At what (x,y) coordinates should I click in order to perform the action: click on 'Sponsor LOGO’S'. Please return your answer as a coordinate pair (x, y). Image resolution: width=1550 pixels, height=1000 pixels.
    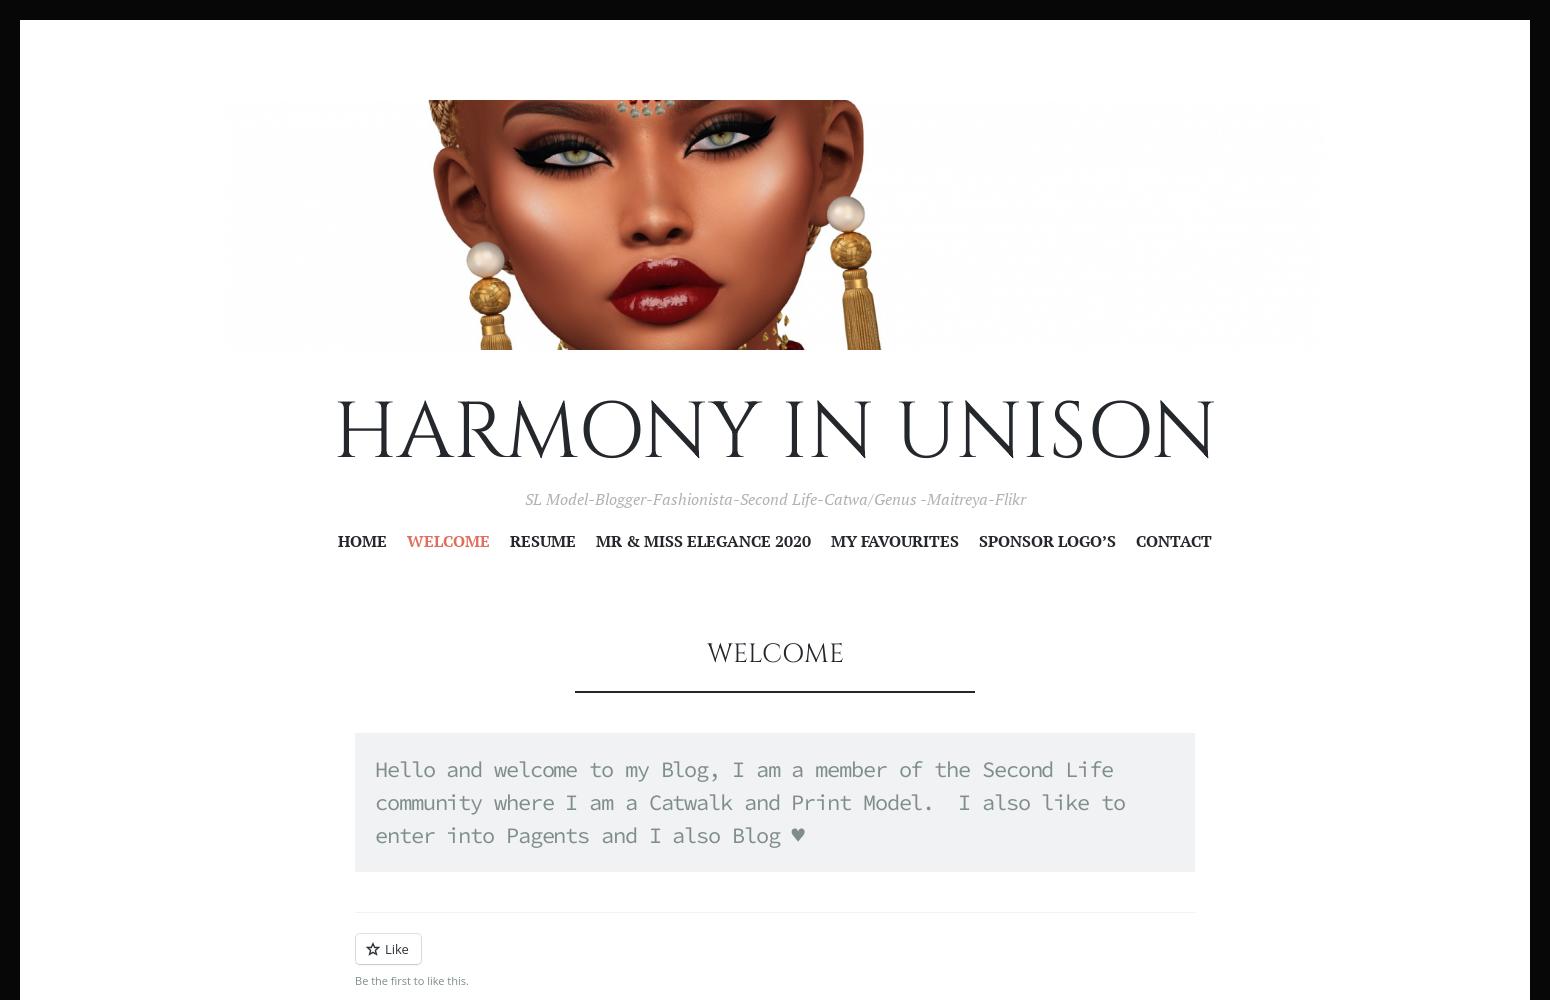
    Looking at the image, I should click on (1047, 541).